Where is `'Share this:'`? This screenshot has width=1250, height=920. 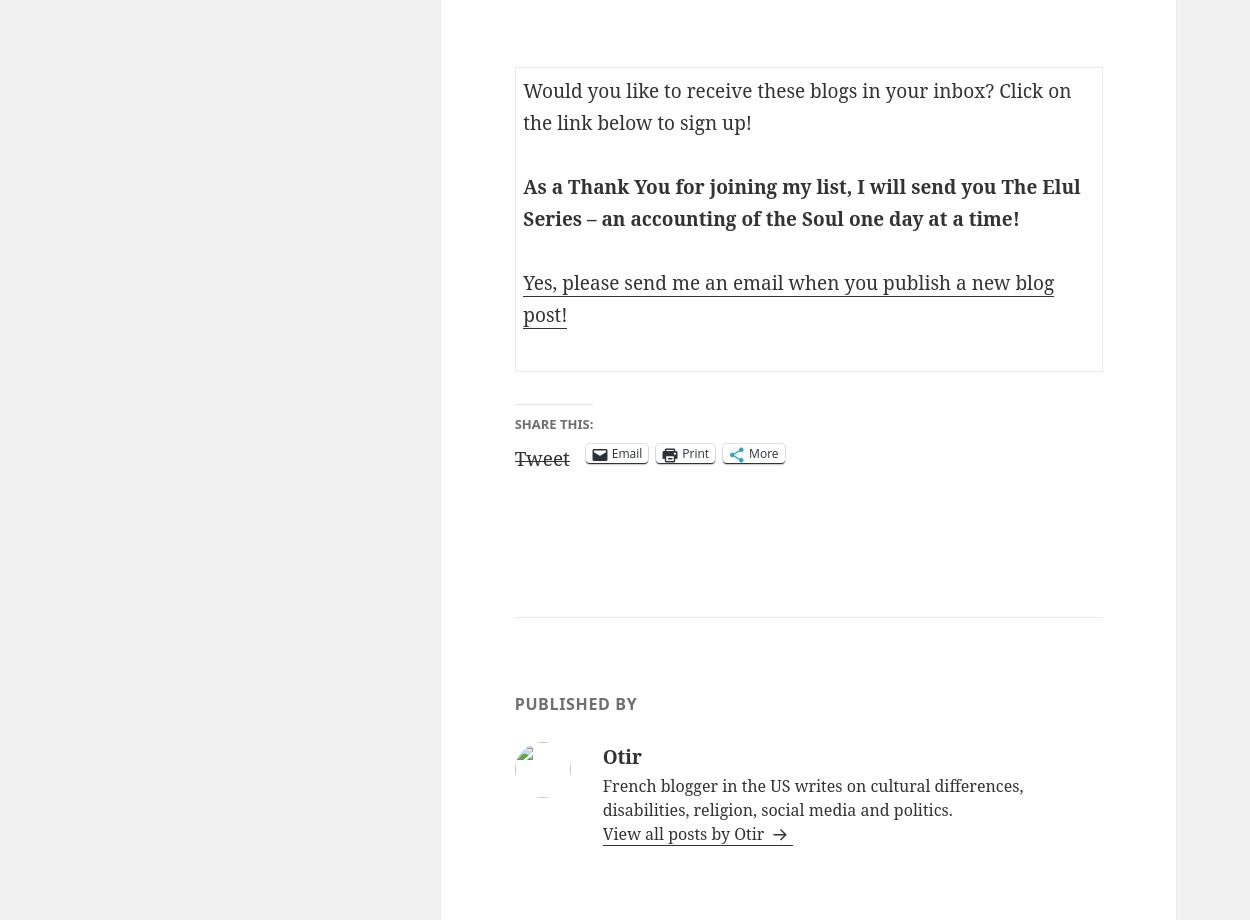 'Share this:' is located at coordinates (553, 423).